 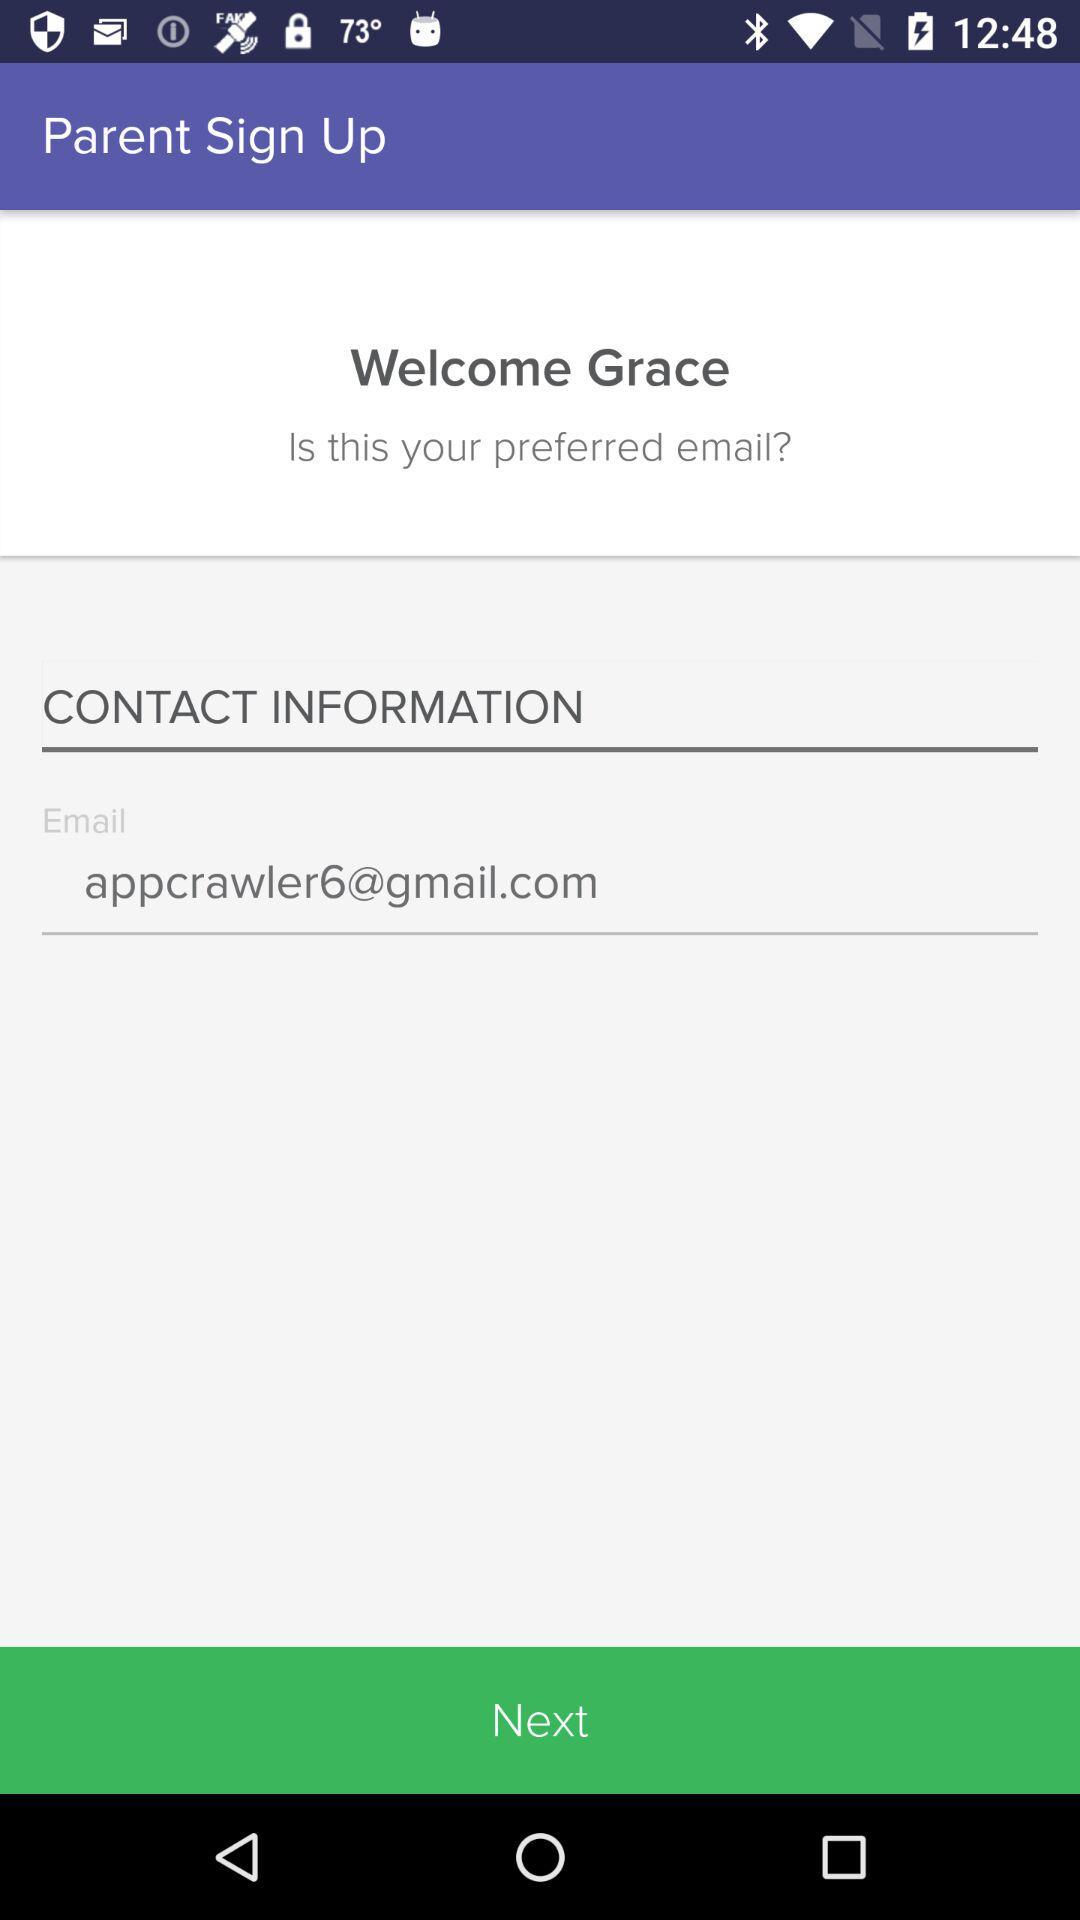 I want to click on the icon below the contact information, so click(x=540, y=895).